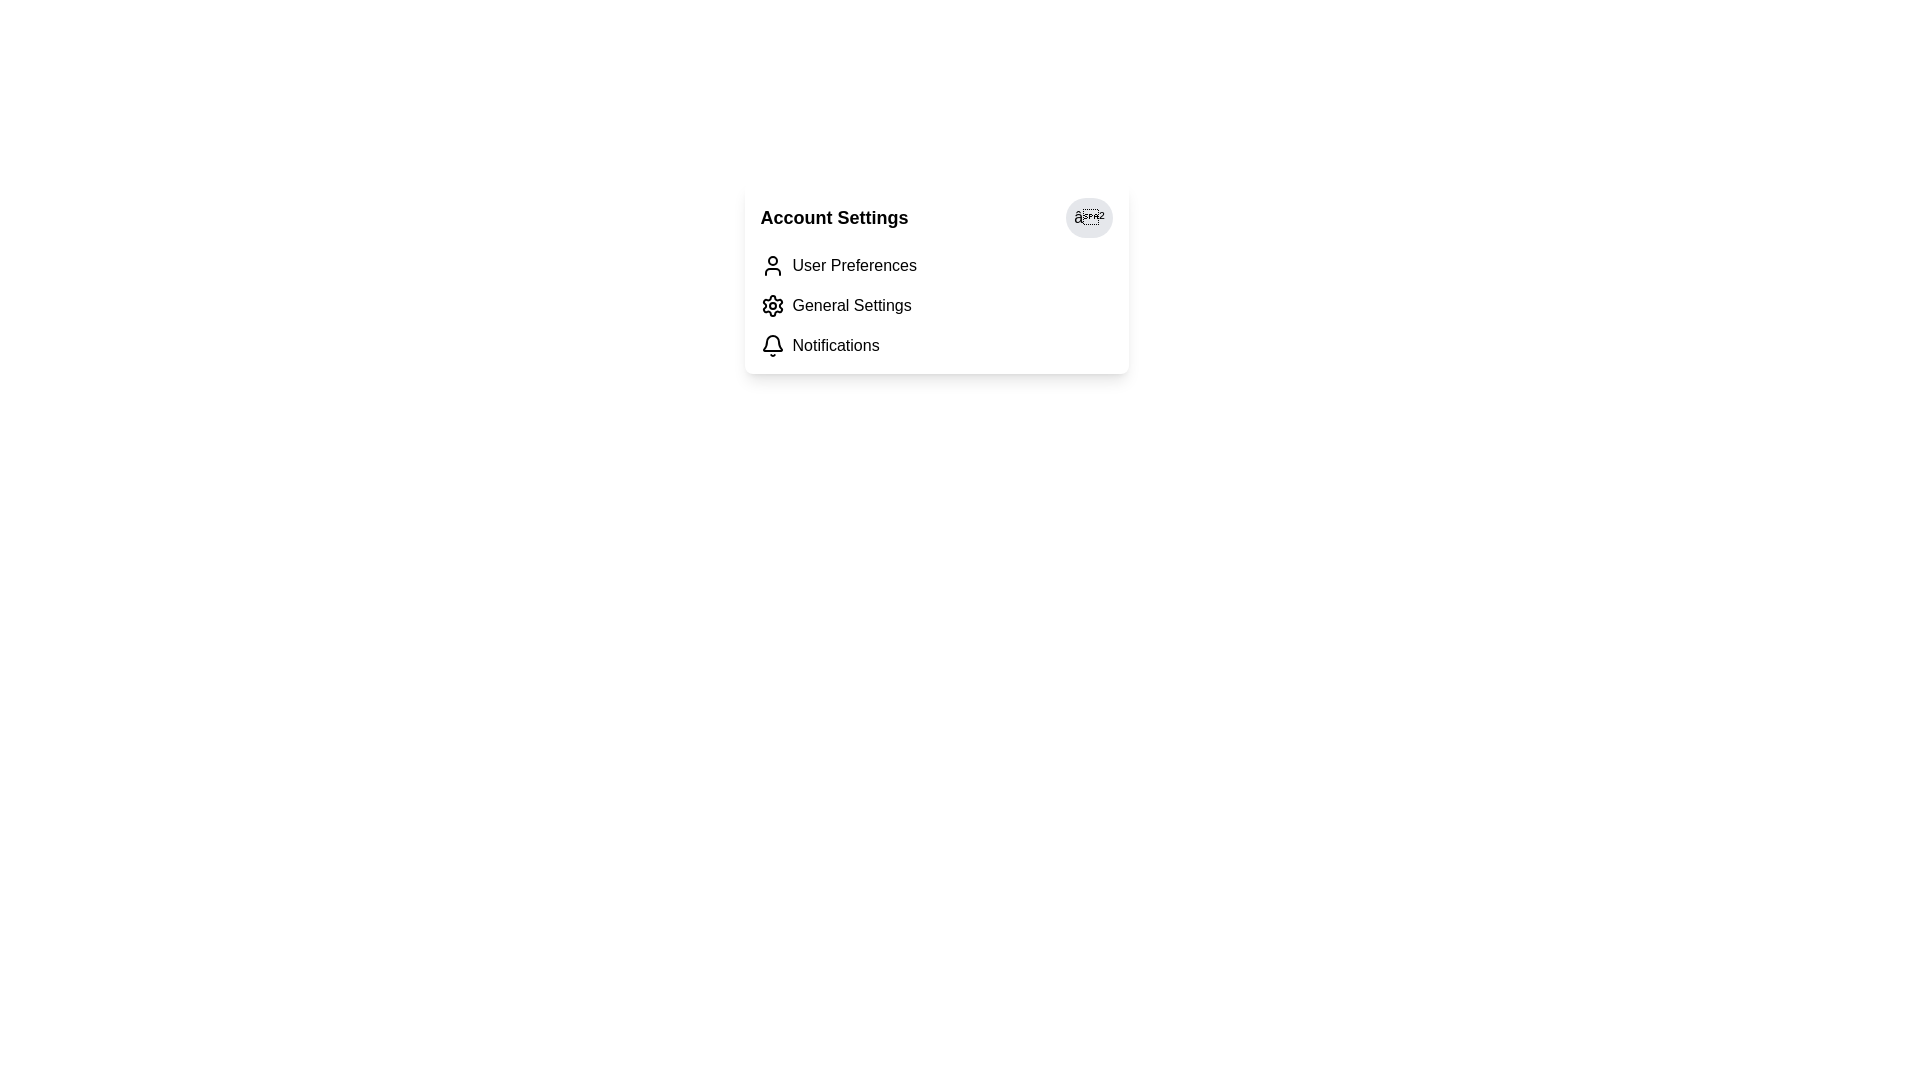 This screenshot has height=1080, width=1920. I want to click on the bell icon located to the left of the 'Notifications' text in the 'Account Settings' menu, so click(771, 345).